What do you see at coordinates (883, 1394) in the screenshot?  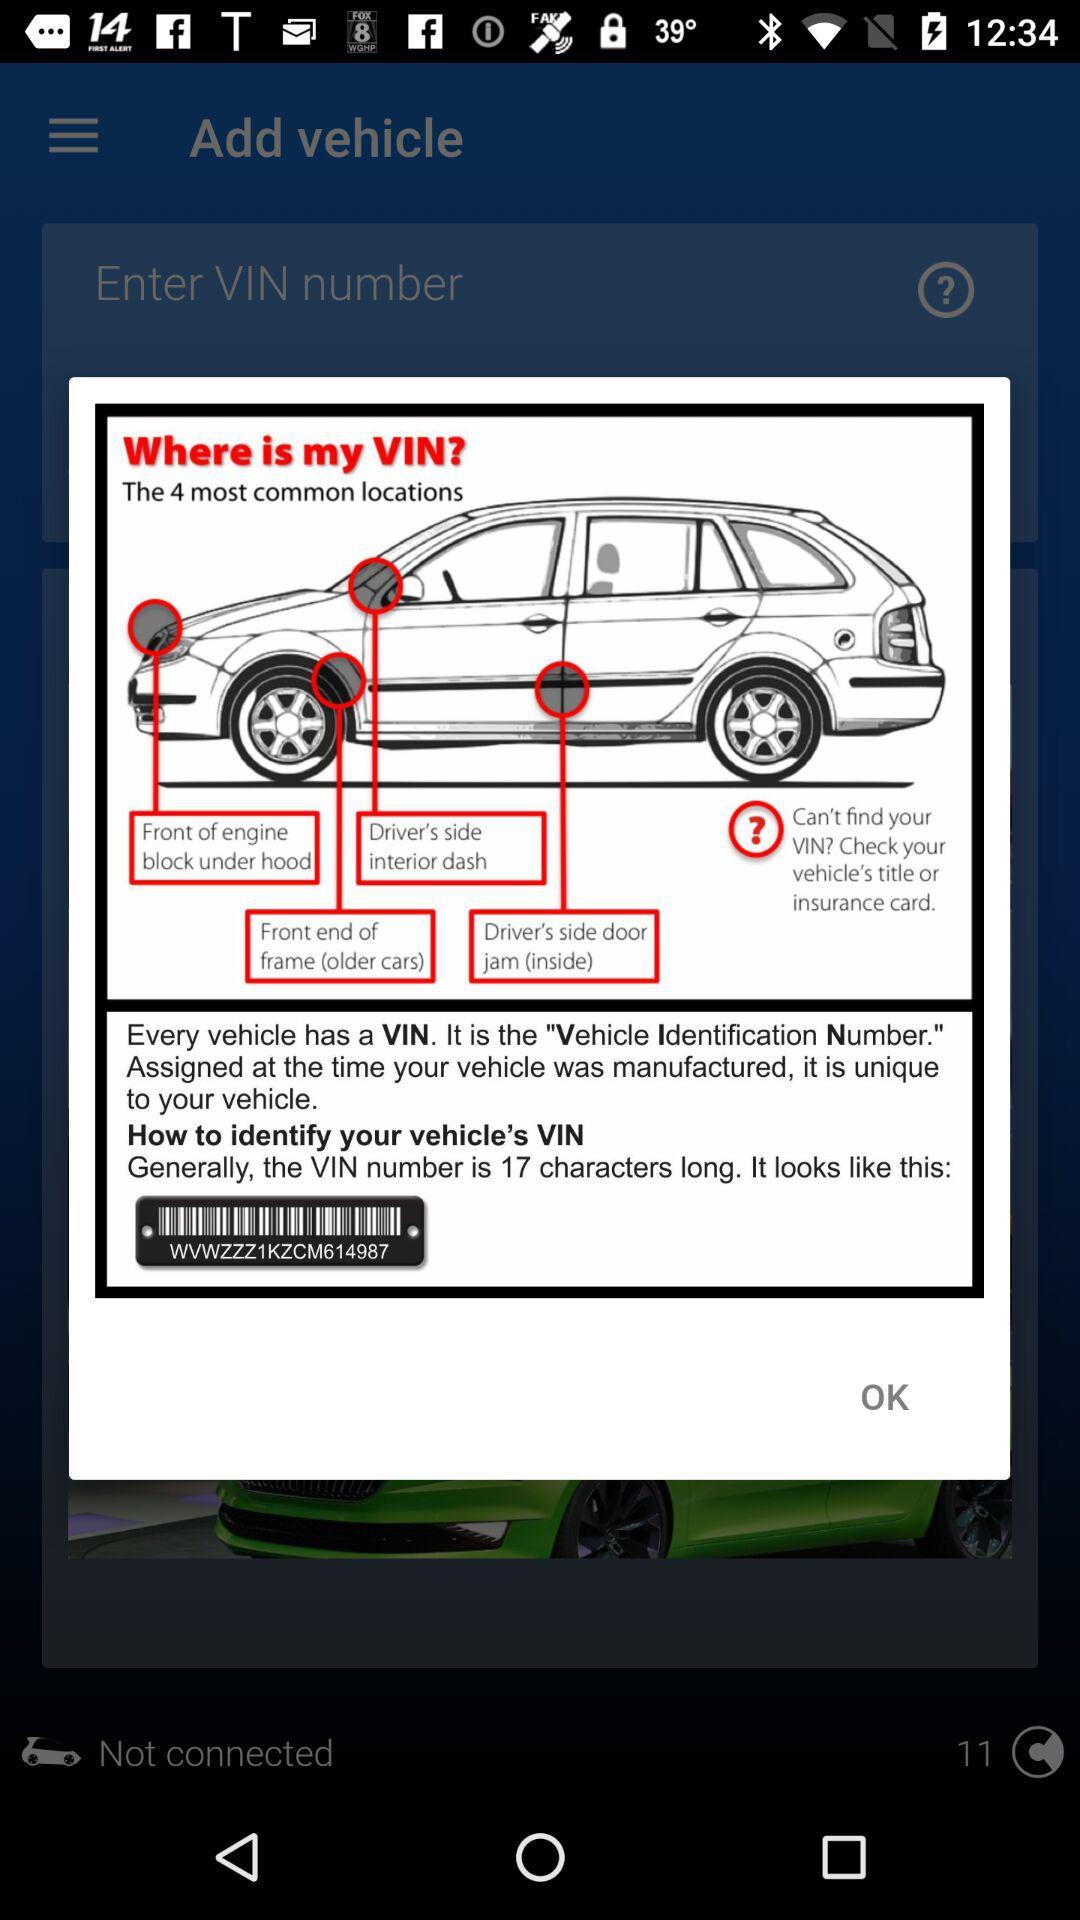 I see `ok at the bottom right corner` at bounding box center [883, 1394].